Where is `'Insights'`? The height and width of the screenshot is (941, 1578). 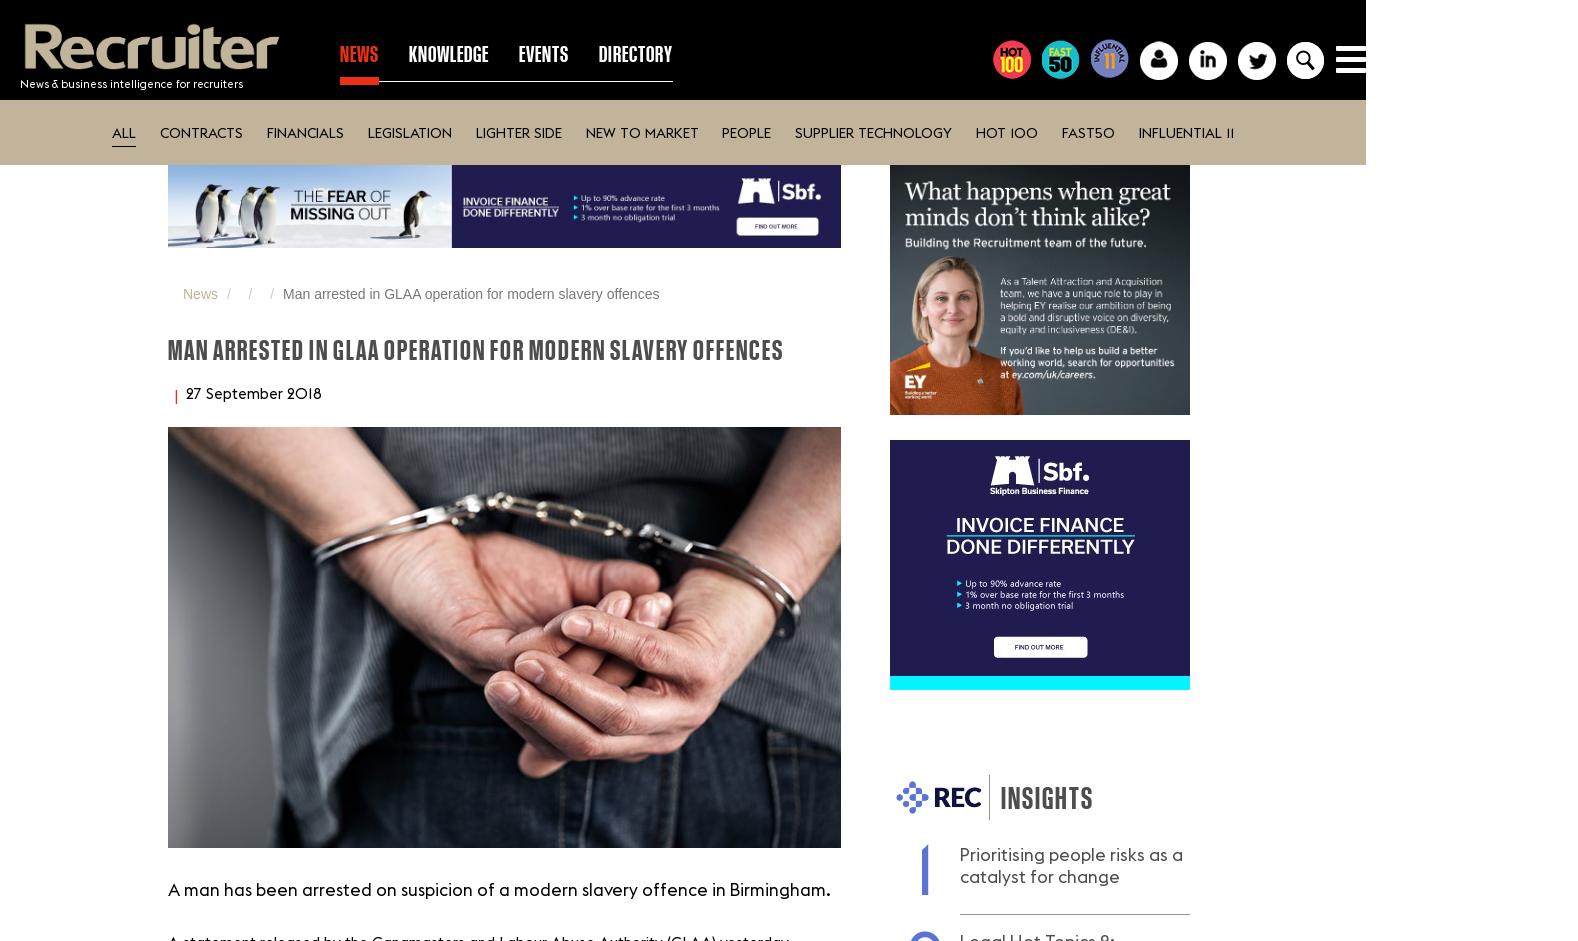
'Insights' is located at coordinates (1047, 796).